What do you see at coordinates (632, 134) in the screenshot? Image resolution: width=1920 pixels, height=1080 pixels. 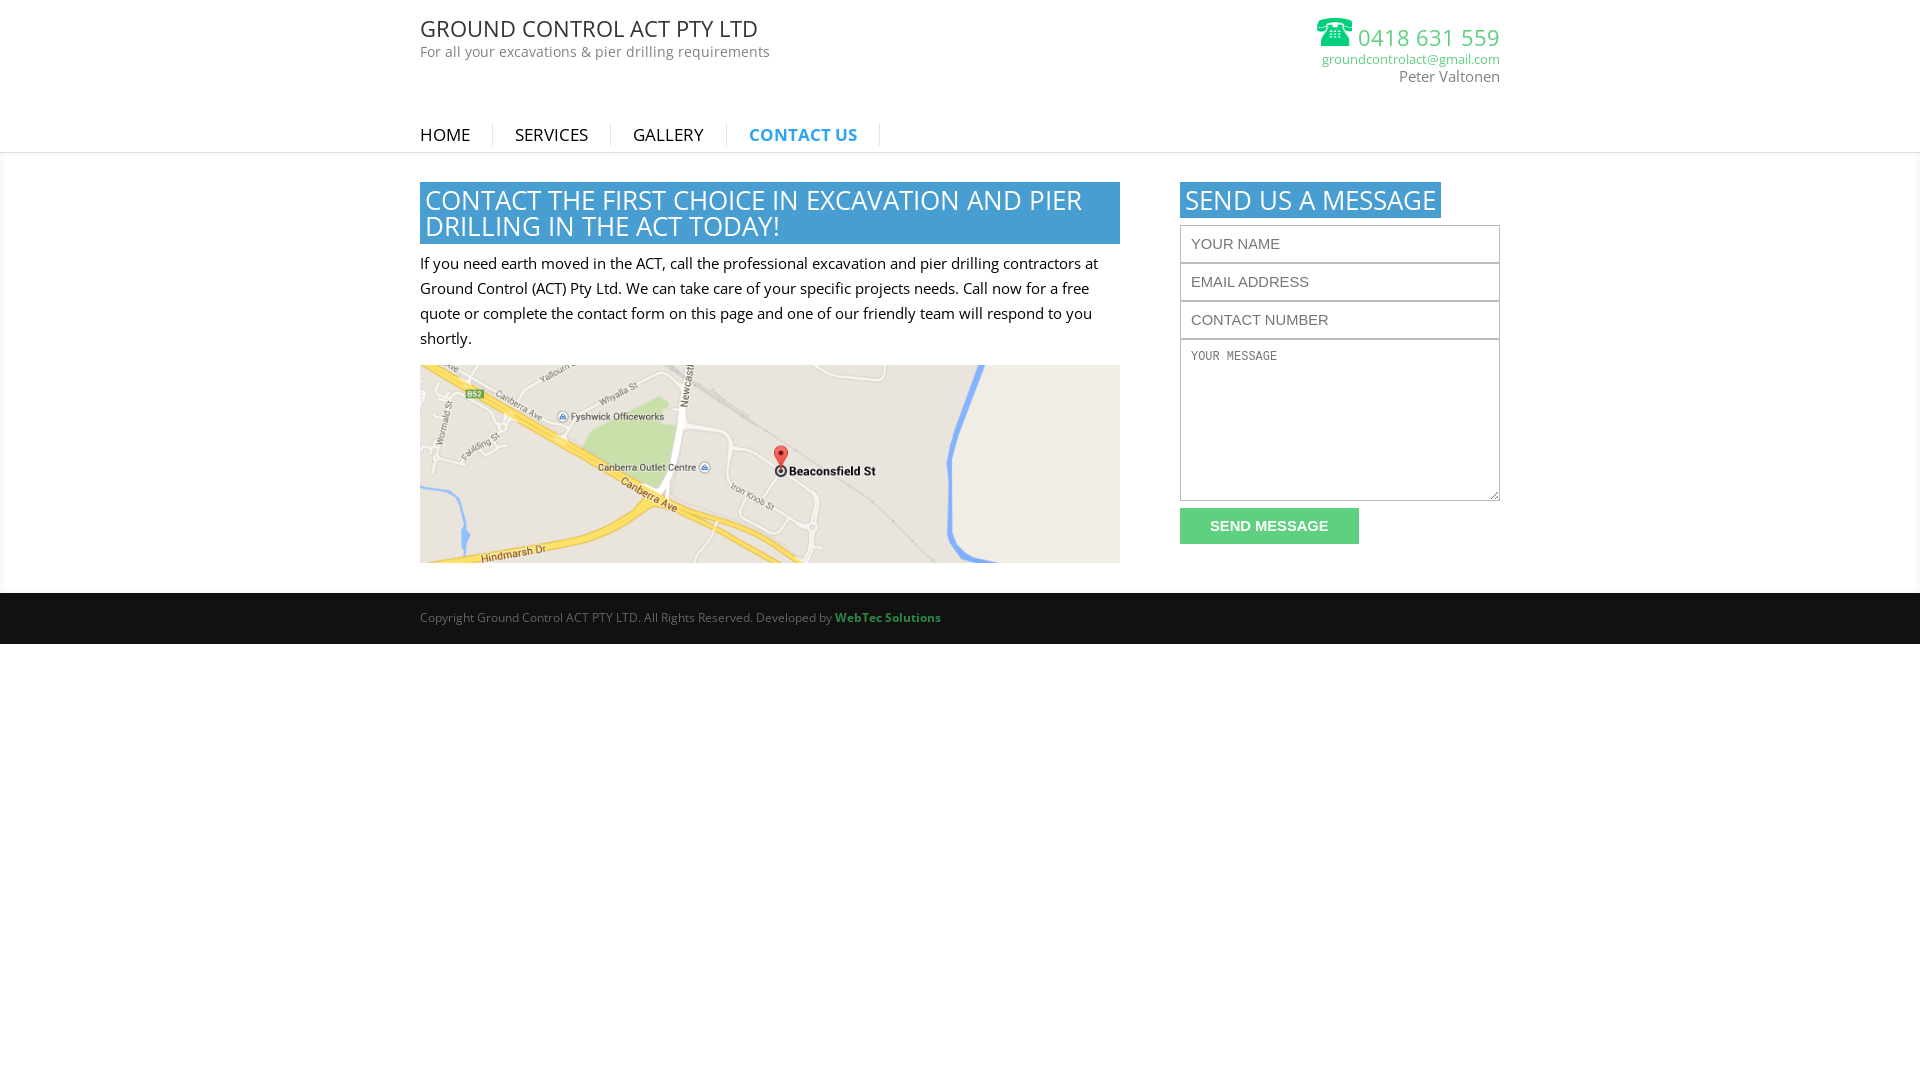 I see `'GALLERY'` at bounding box center [632, 134].